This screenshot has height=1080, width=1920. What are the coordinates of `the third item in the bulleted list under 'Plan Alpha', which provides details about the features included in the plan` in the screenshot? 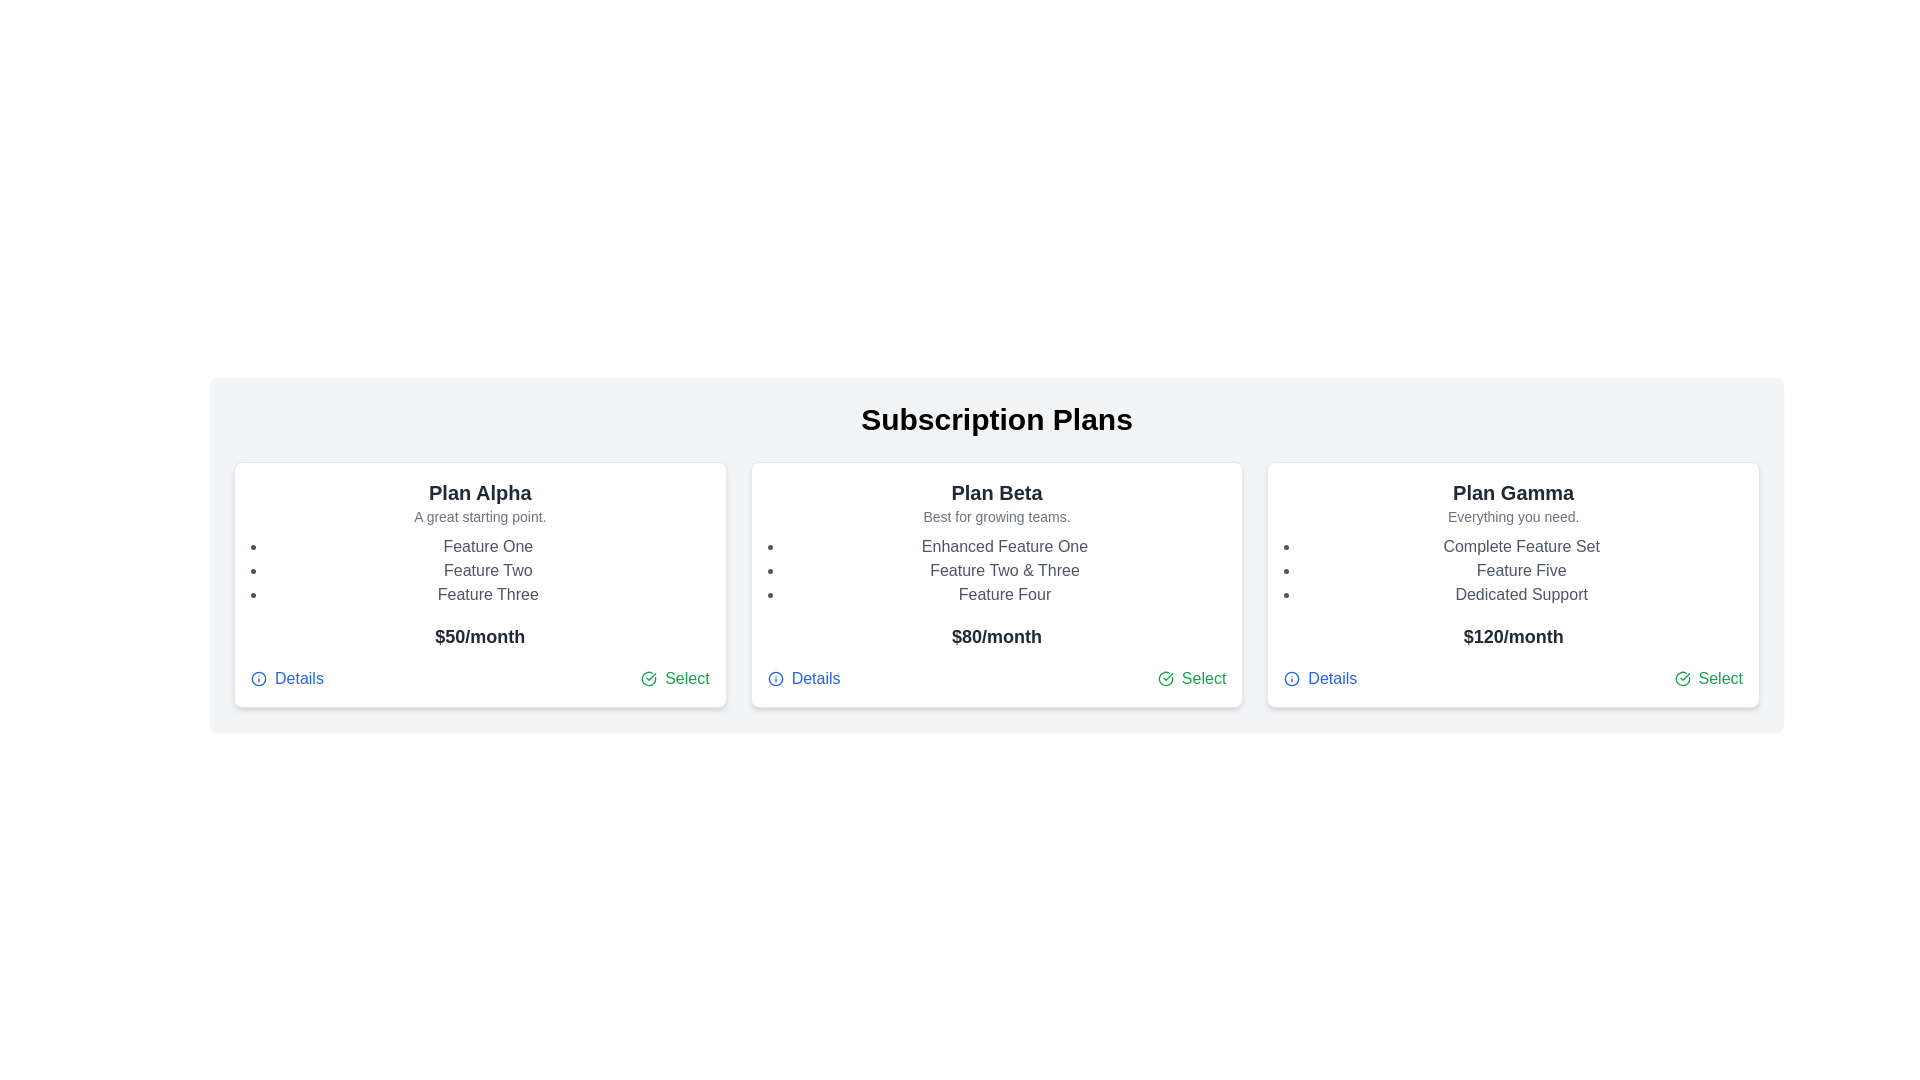 It's located at (488, 593).